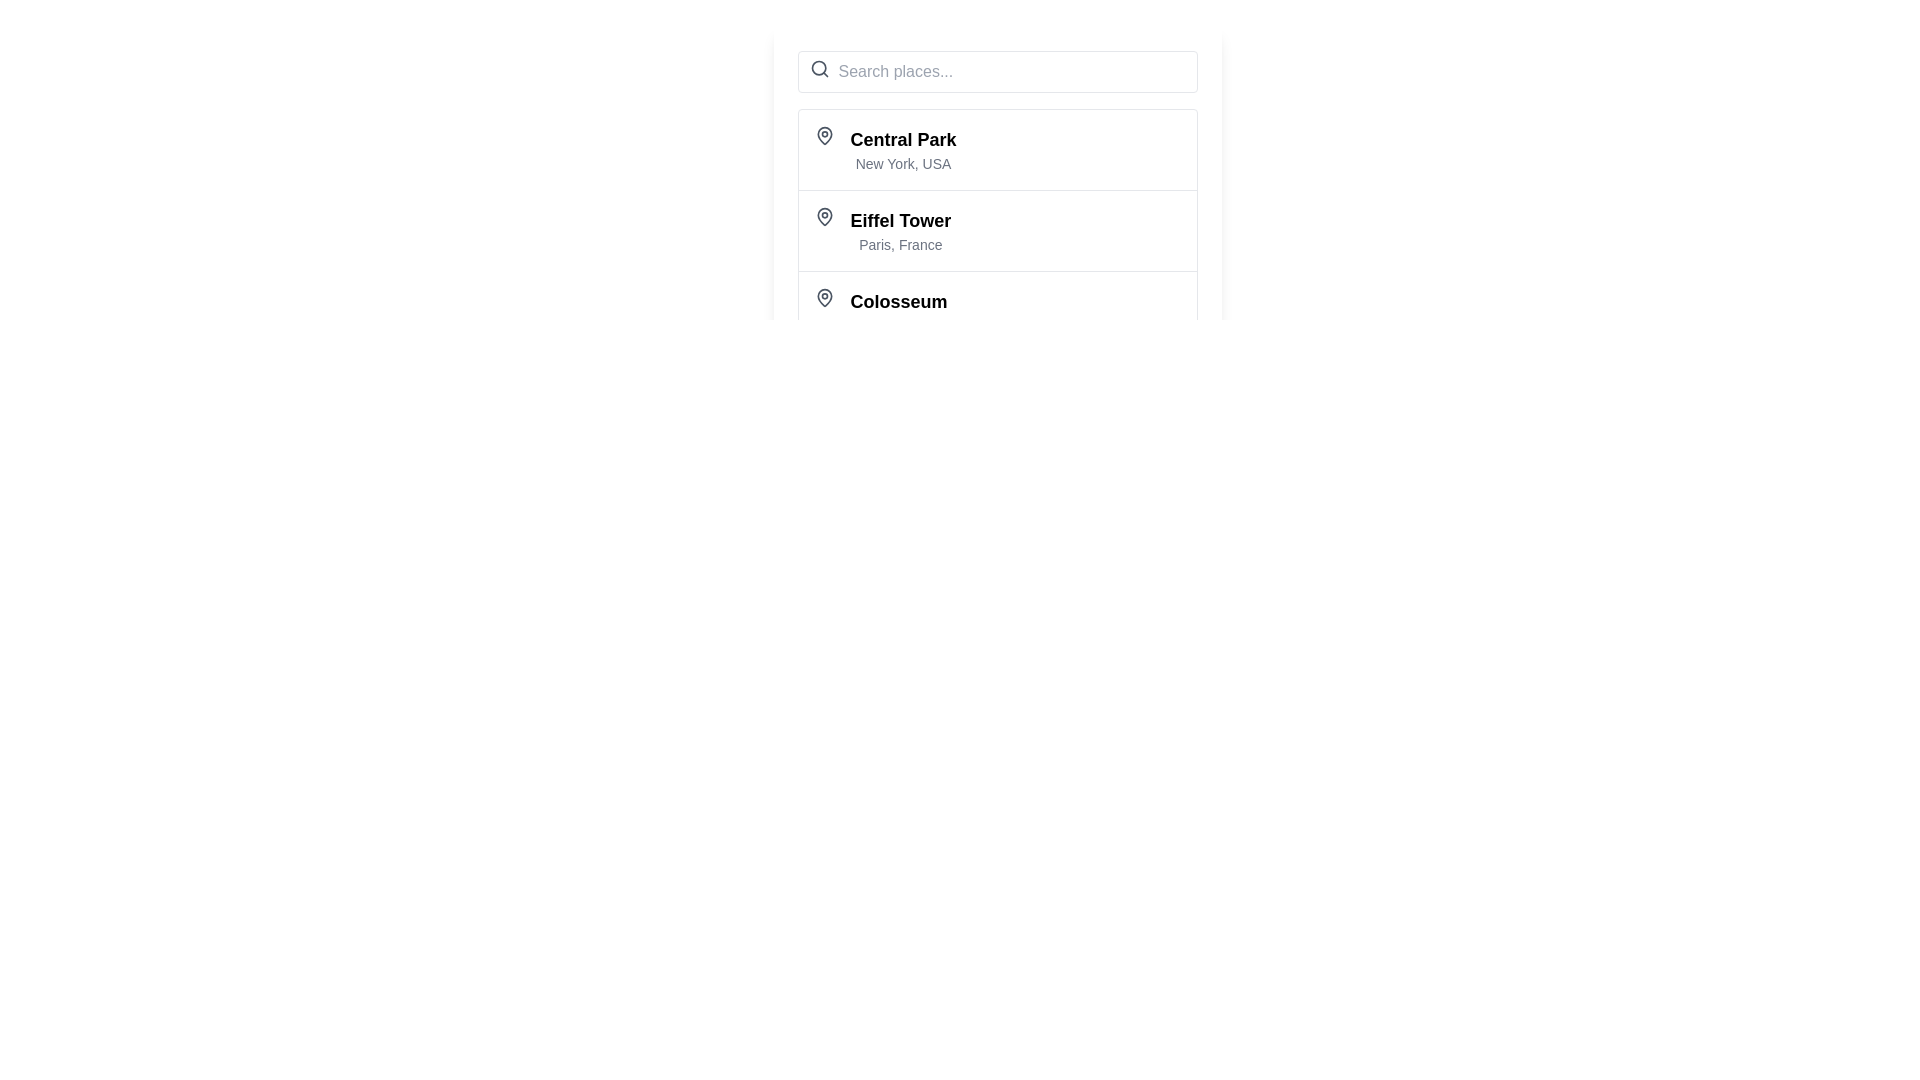  I want to click on the search icon located to the left of the 'Search places...' placeholder in the search bar, so click(819, 68).